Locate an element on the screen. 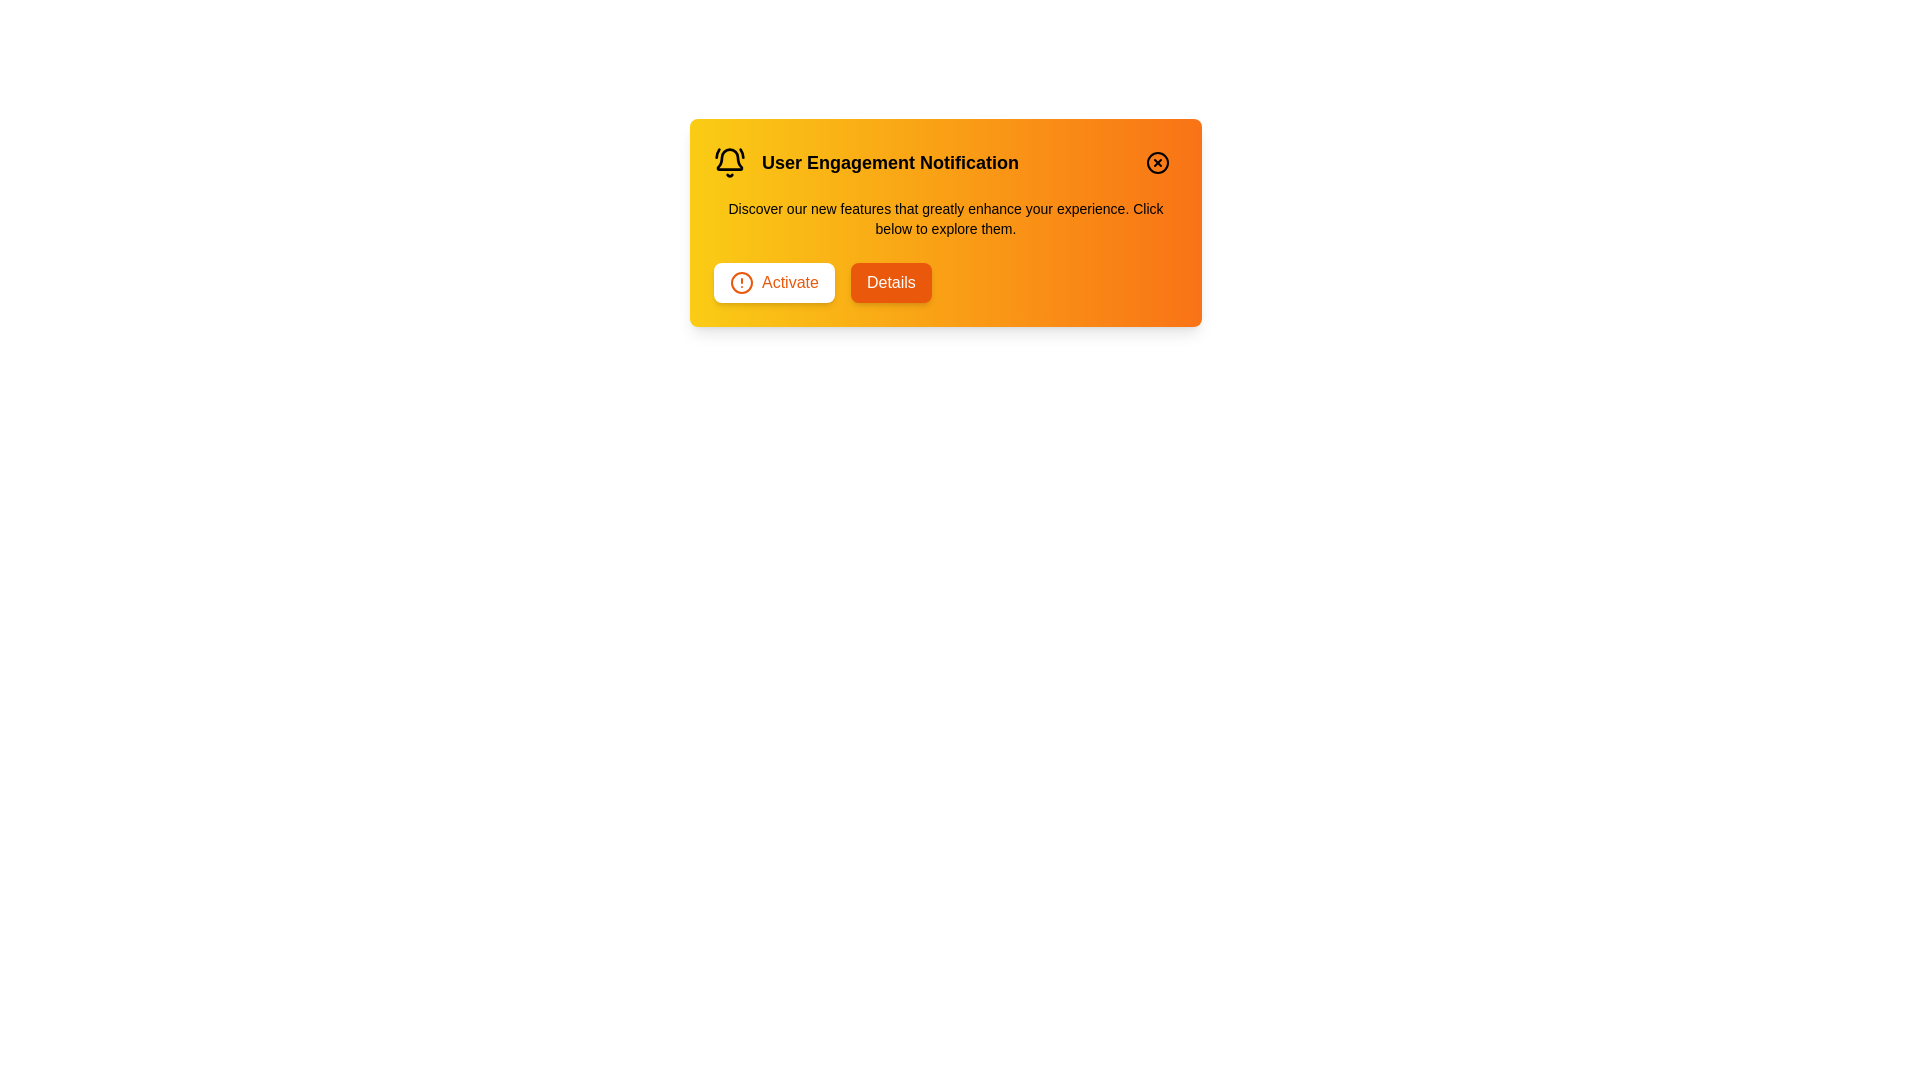 The height and width of the screenshot is (1080, 1920). the notification icon to interact with it is located at coordinates (728, 161).